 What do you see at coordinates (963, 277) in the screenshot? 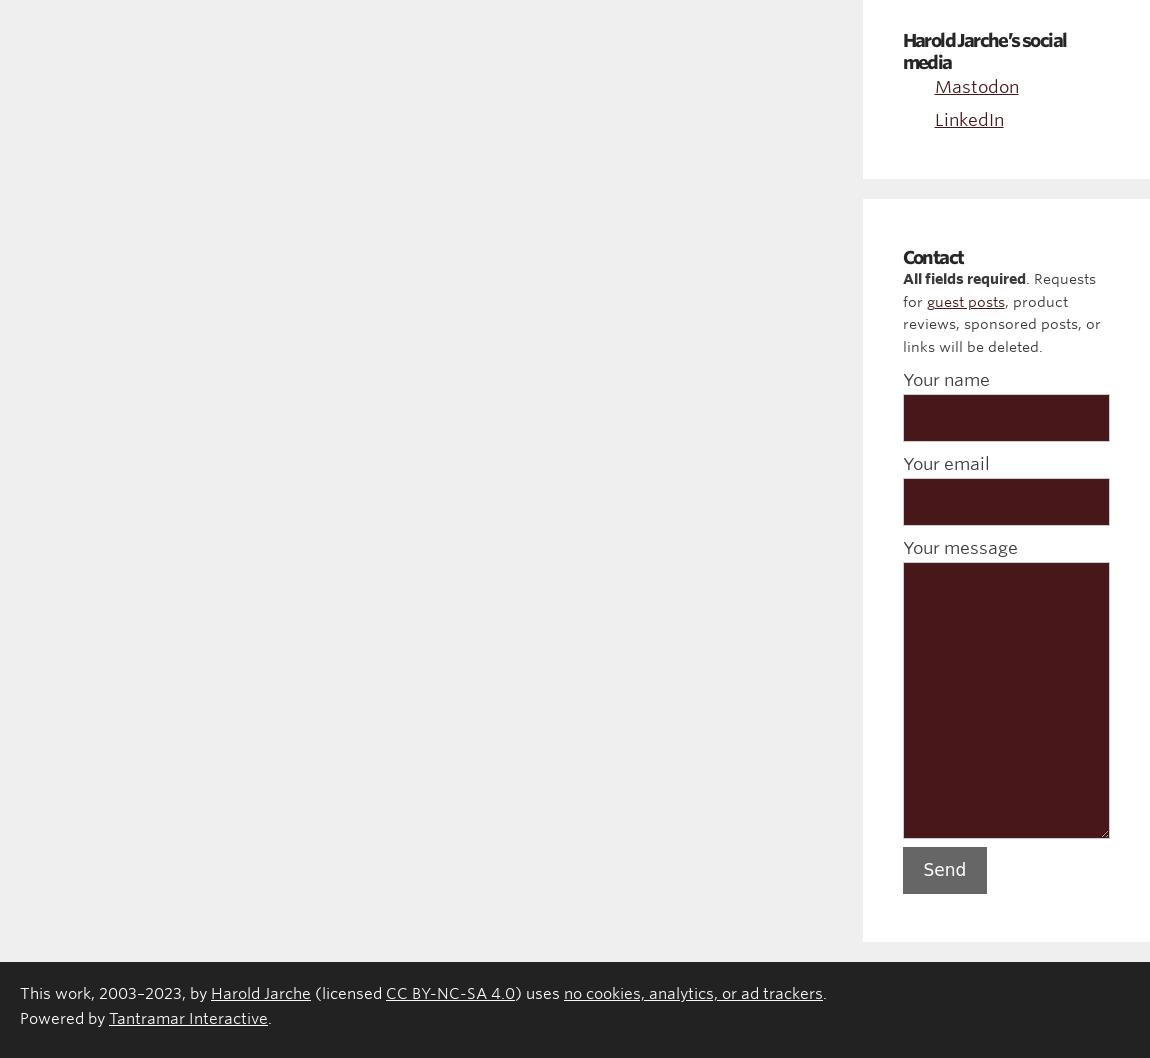
I see `'All fields required'` at bounding box center [963, 277].